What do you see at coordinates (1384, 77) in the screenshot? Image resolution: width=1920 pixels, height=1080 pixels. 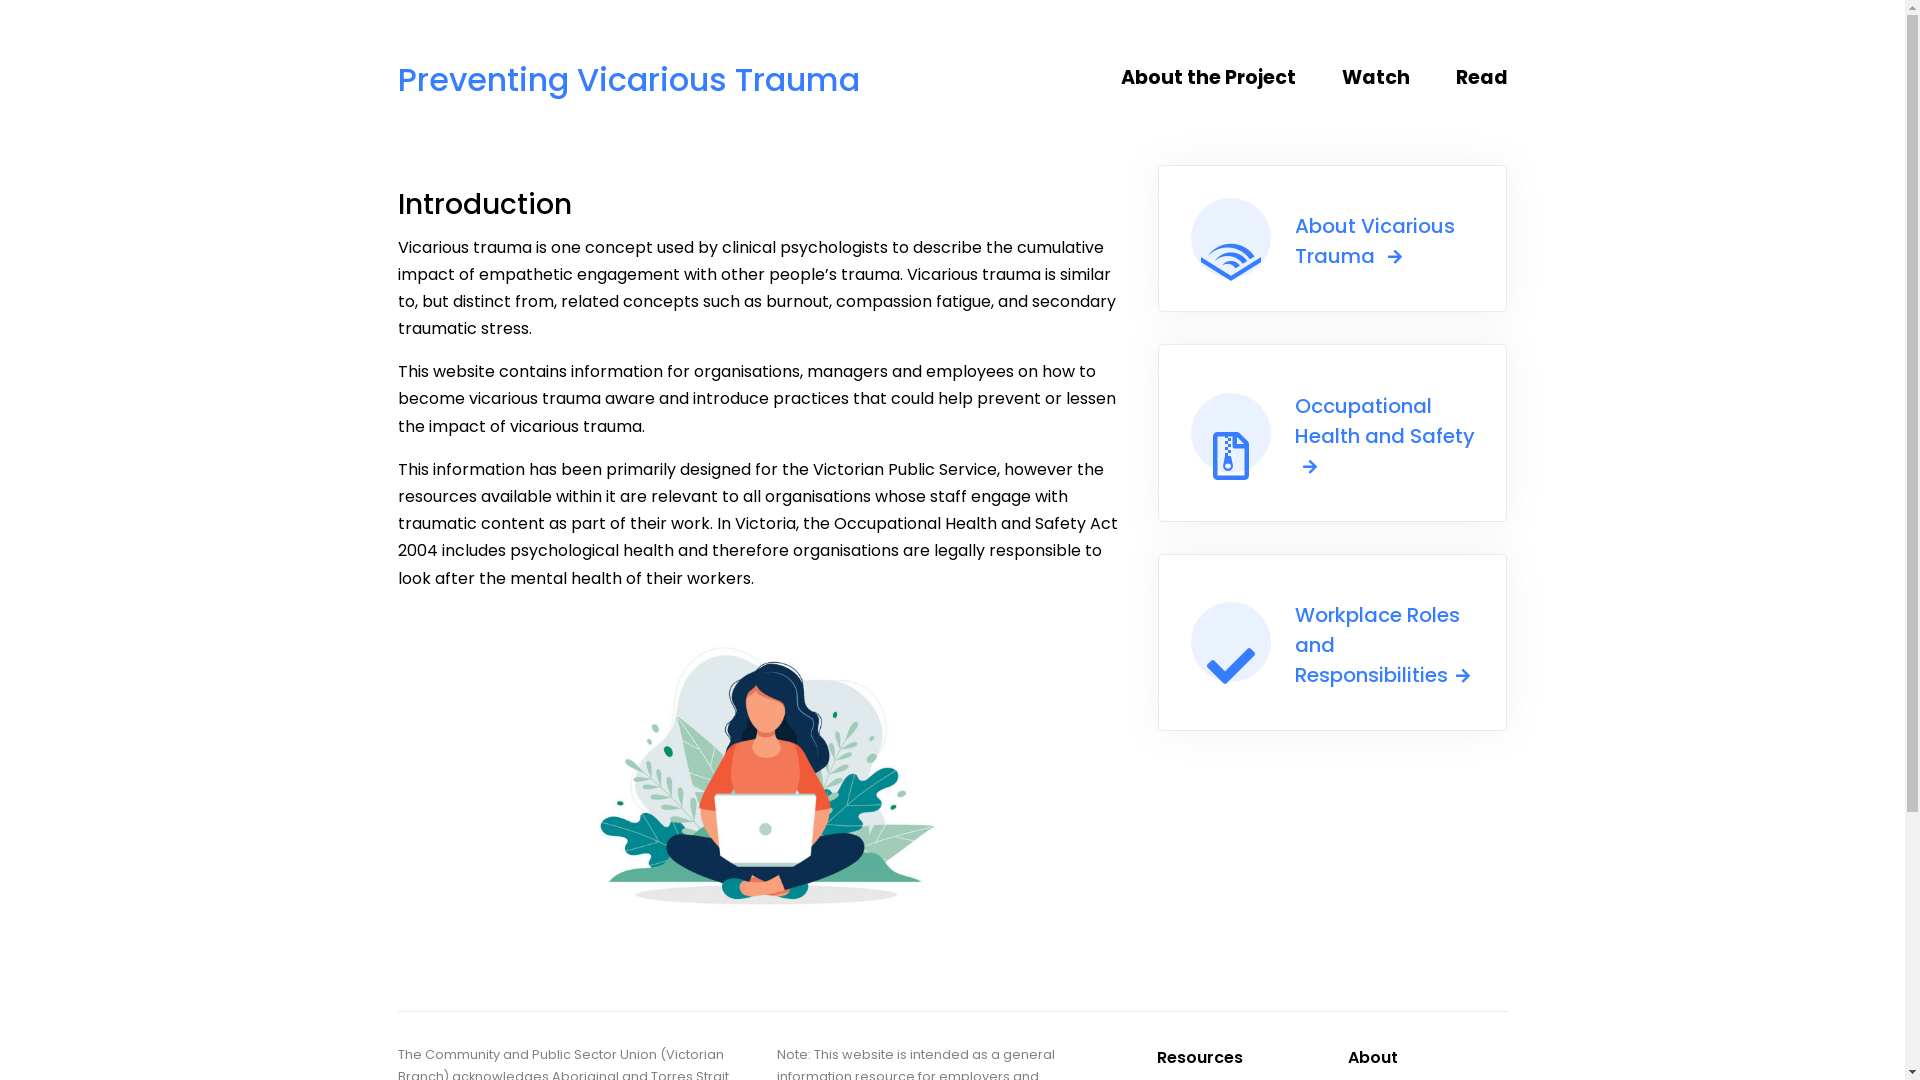 I see `'Watch'` at bounding box center [1384, 77].